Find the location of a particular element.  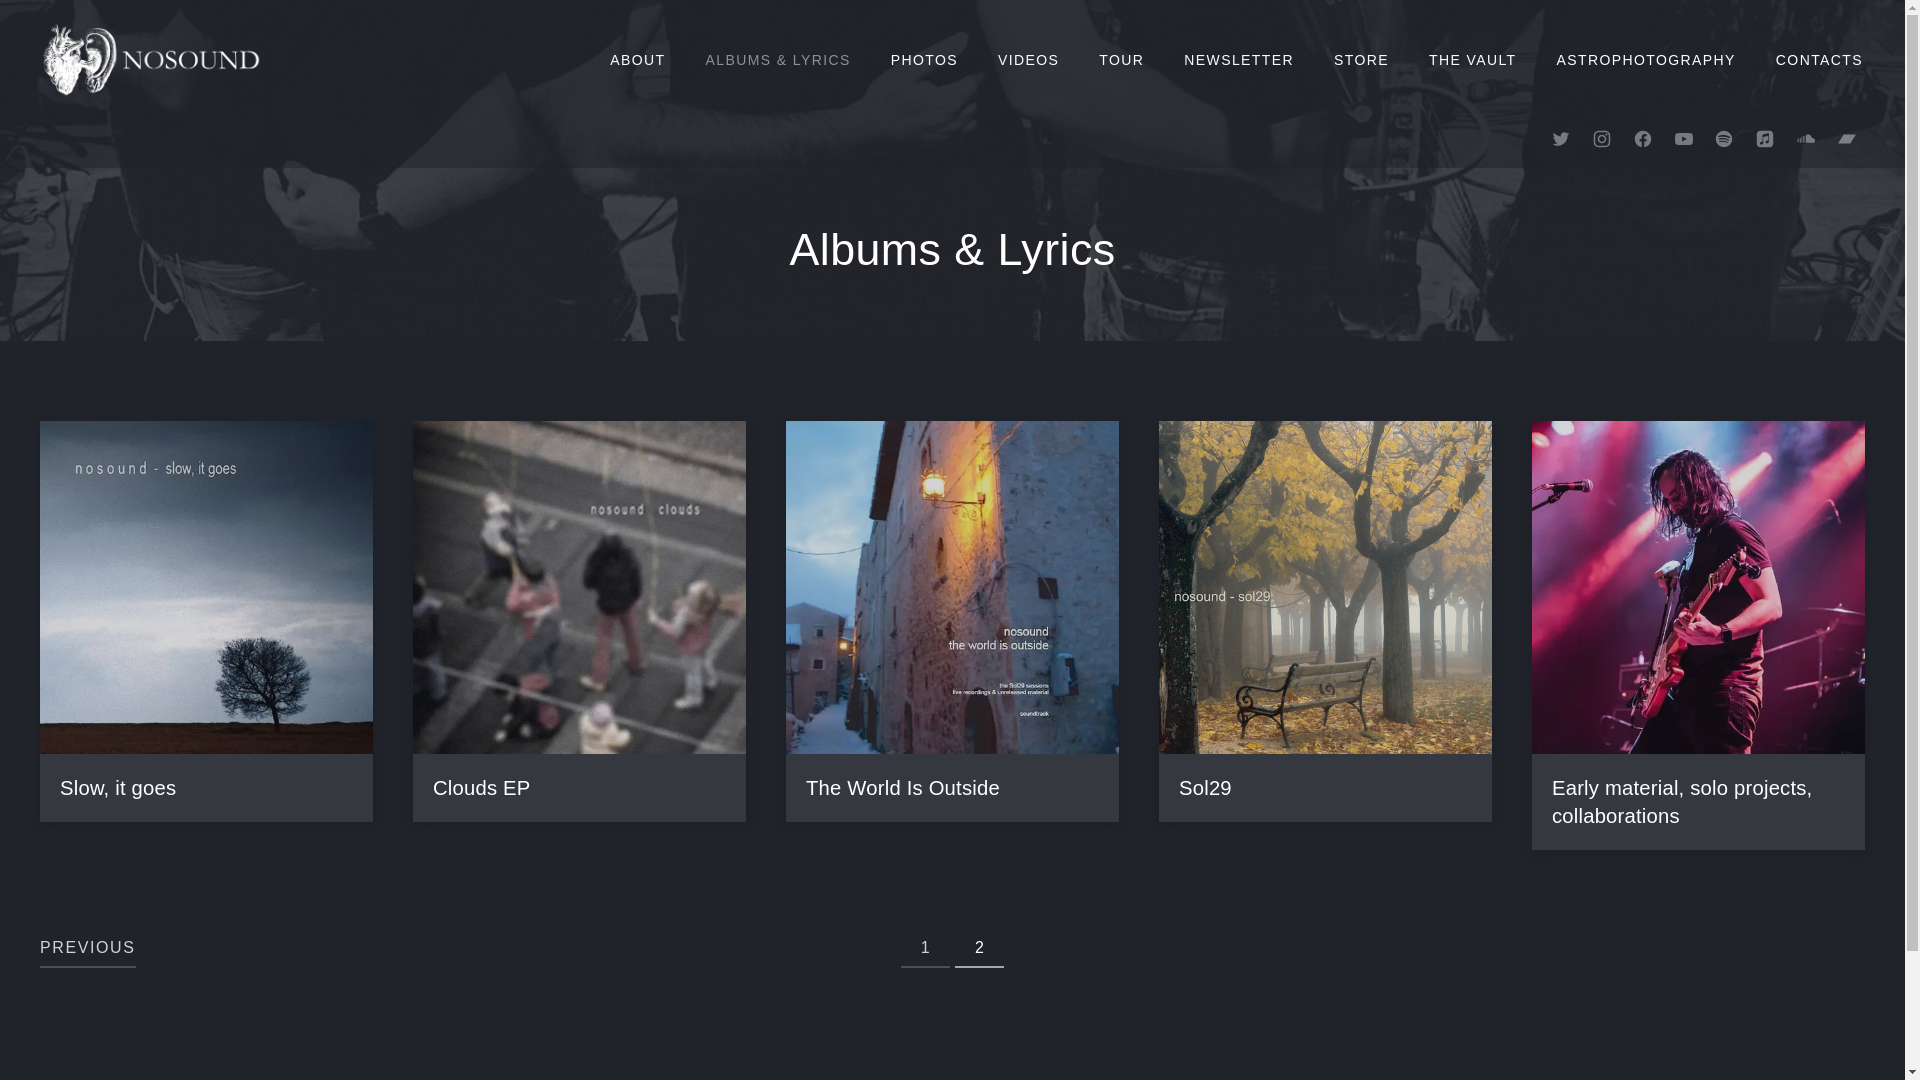

'New Window' is located at coordinates (1765, 137).